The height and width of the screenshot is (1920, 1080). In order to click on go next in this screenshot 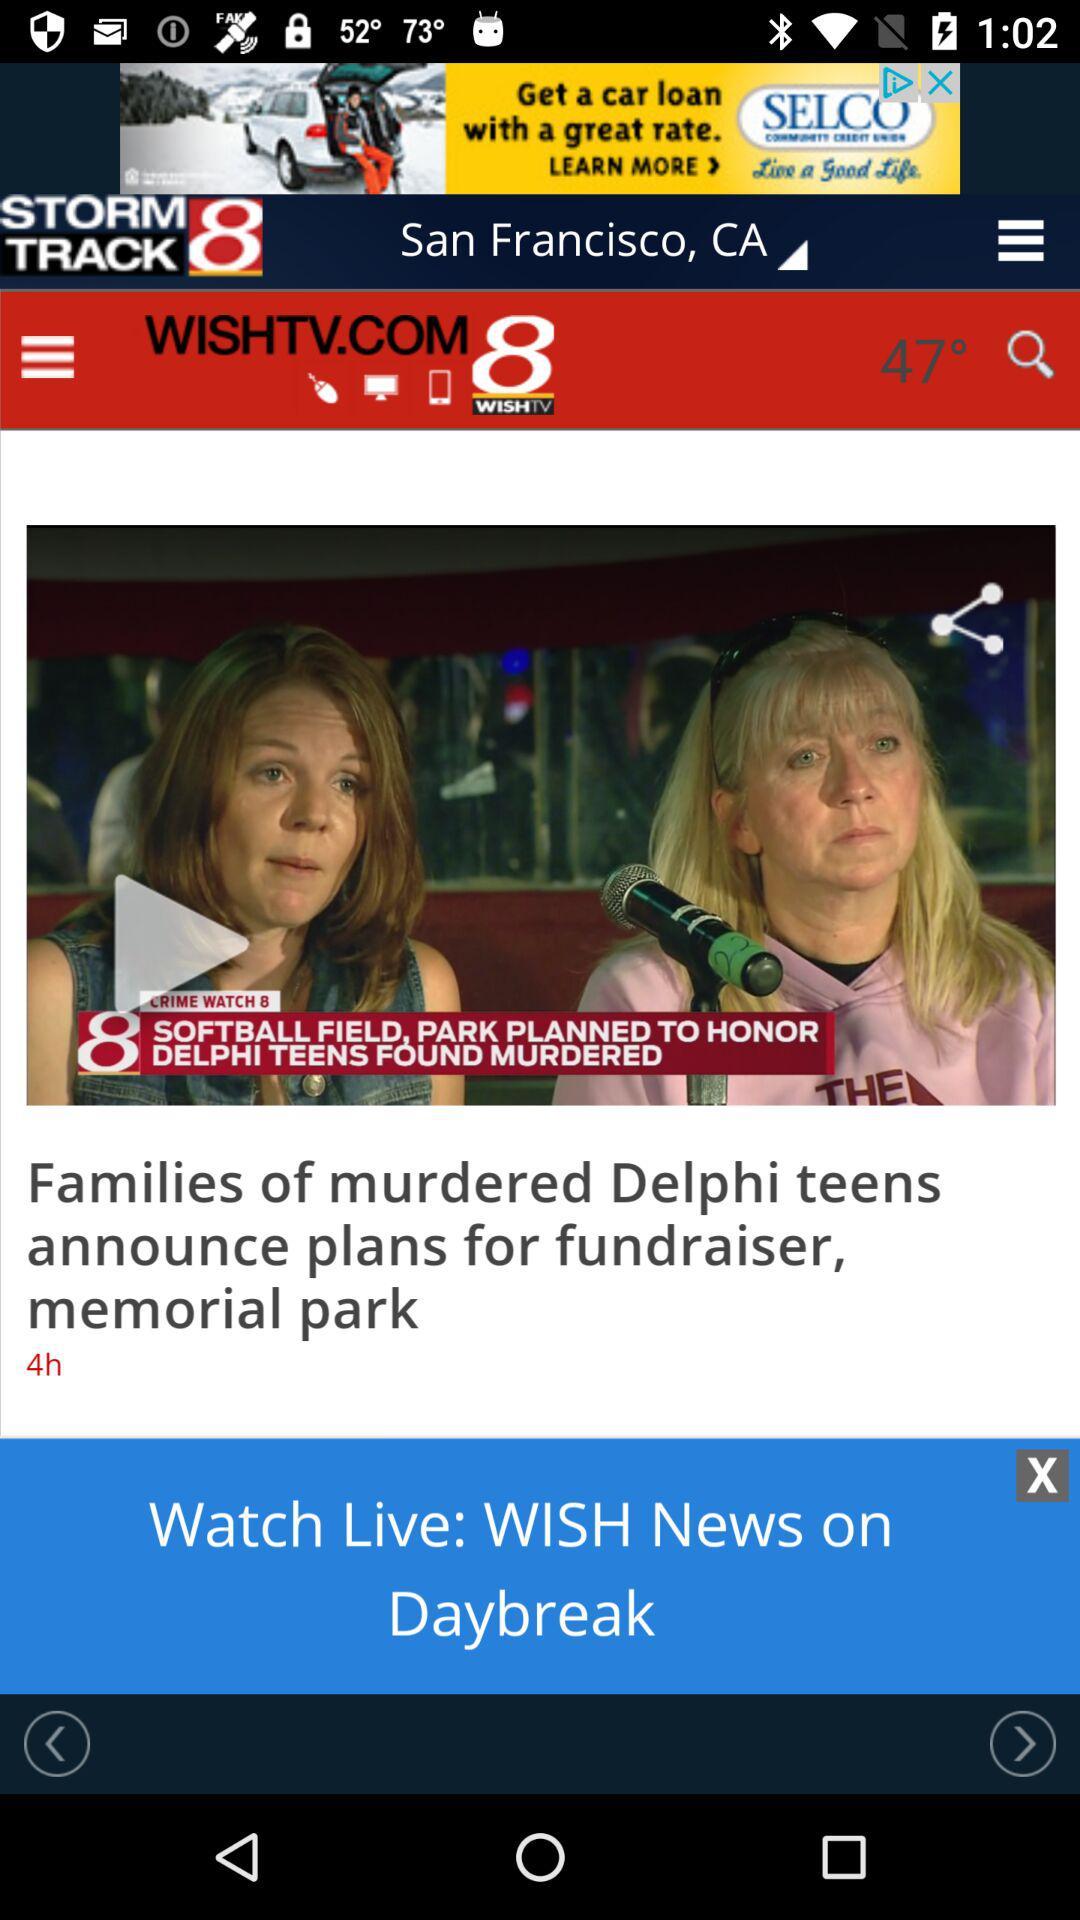, I will do `click(1022, 1742)`.